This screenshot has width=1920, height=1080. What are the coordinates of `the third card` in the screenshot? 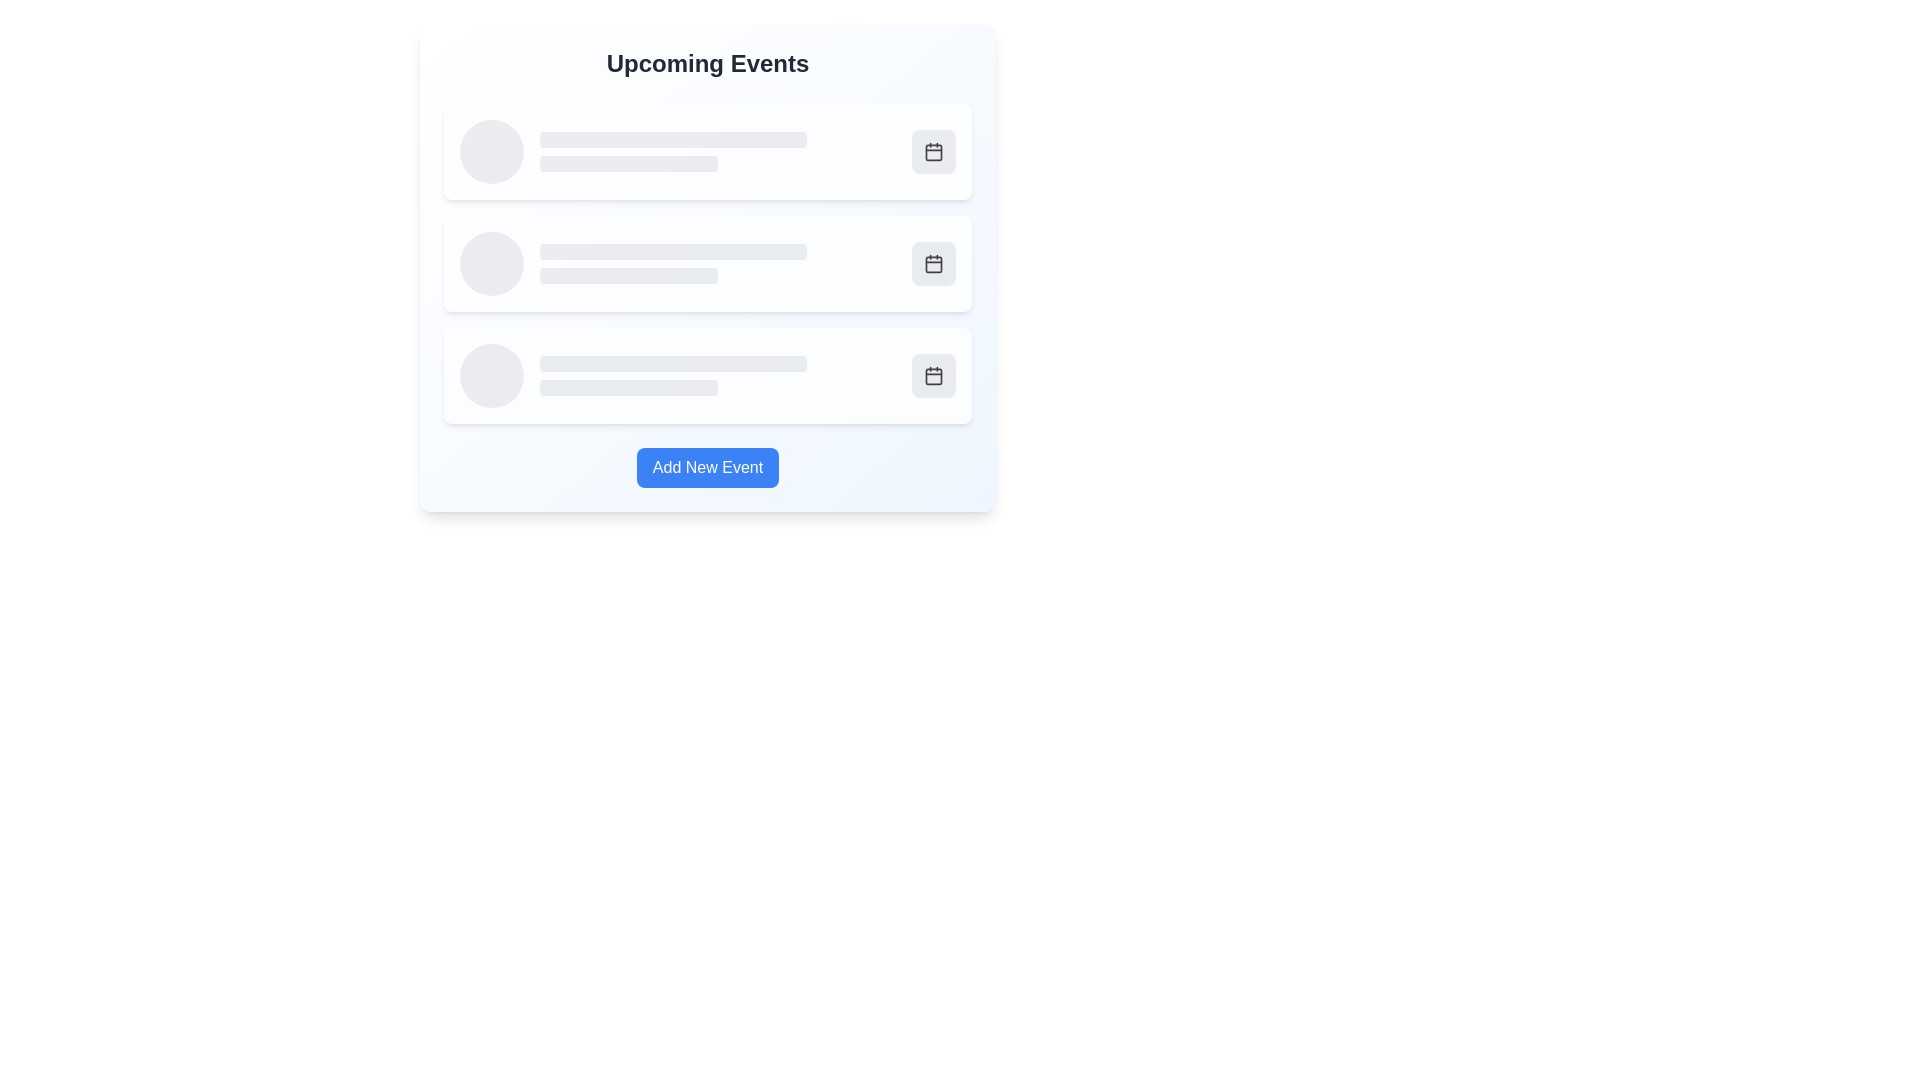 It's located at (708, 375).